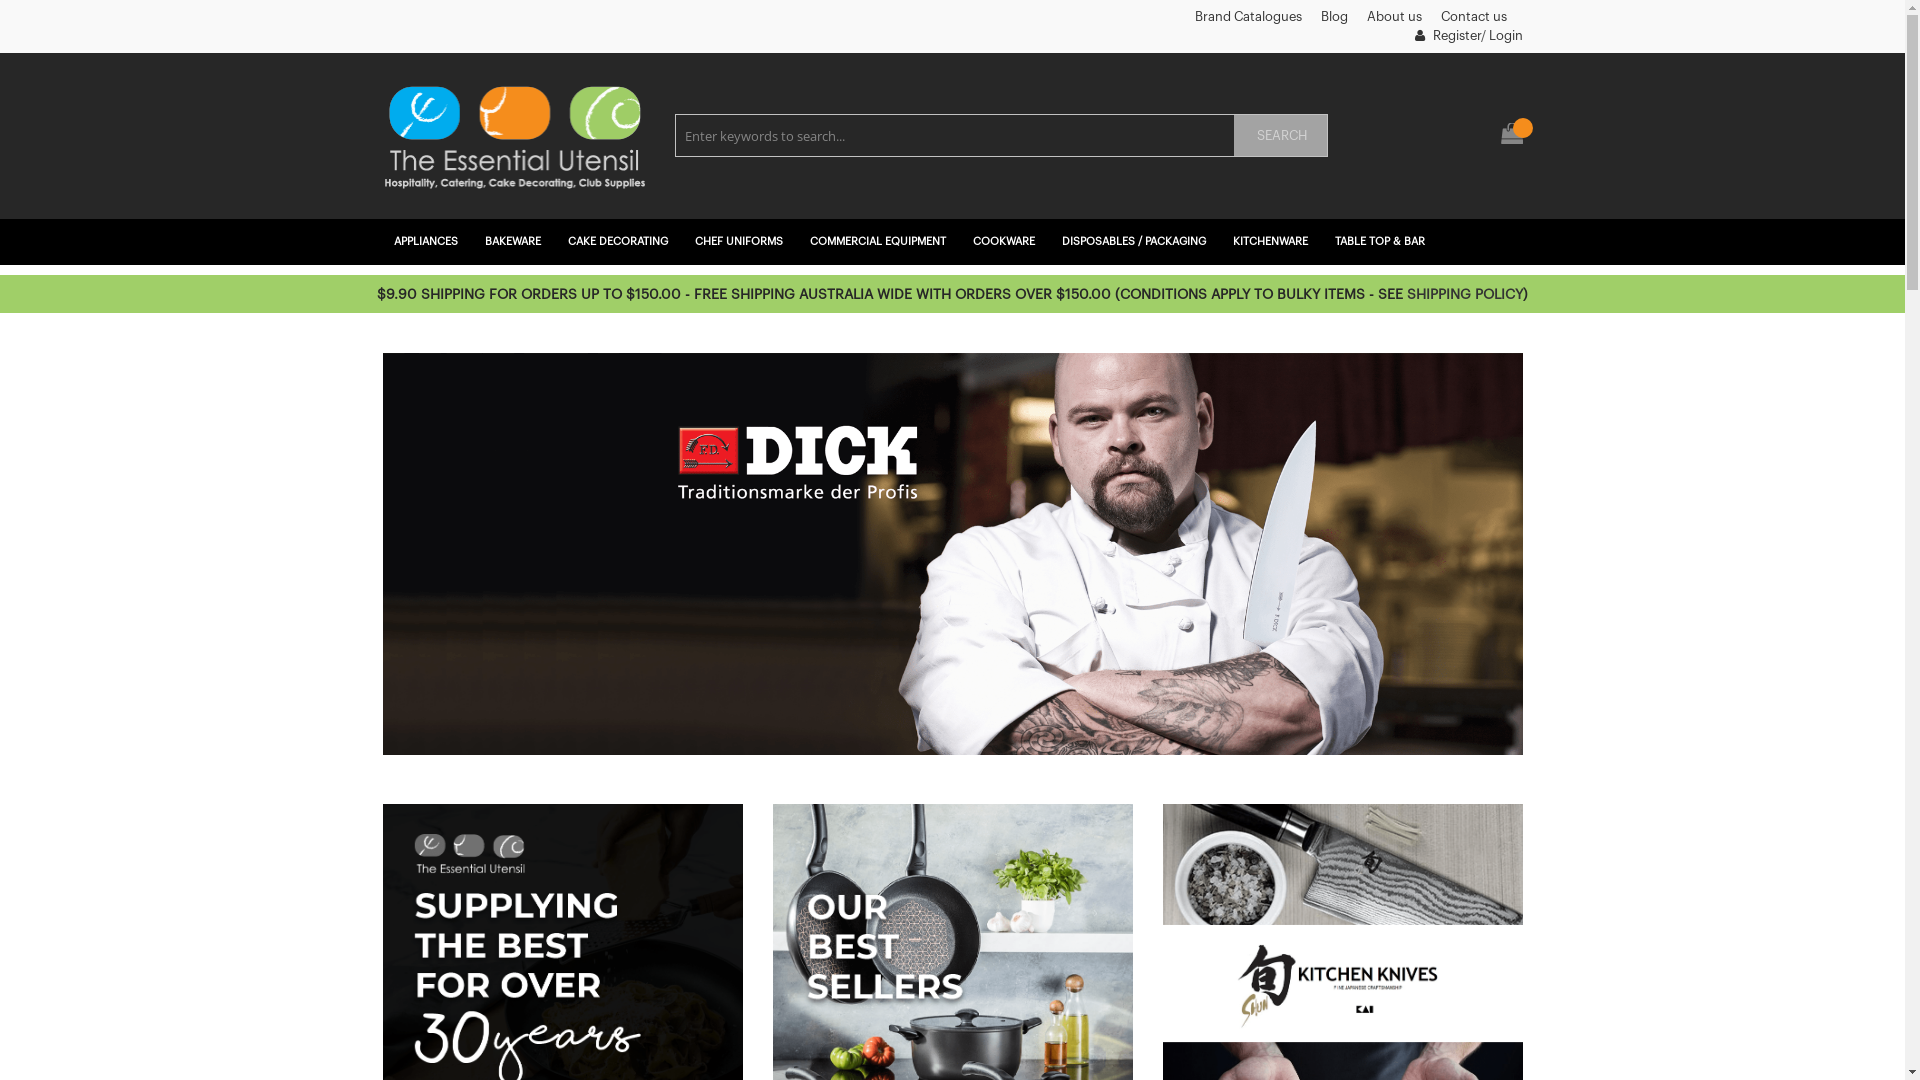 This screenshot has width=1920, height=1080. I want to click on 'CAKE DECORATING', so click(618, 241).